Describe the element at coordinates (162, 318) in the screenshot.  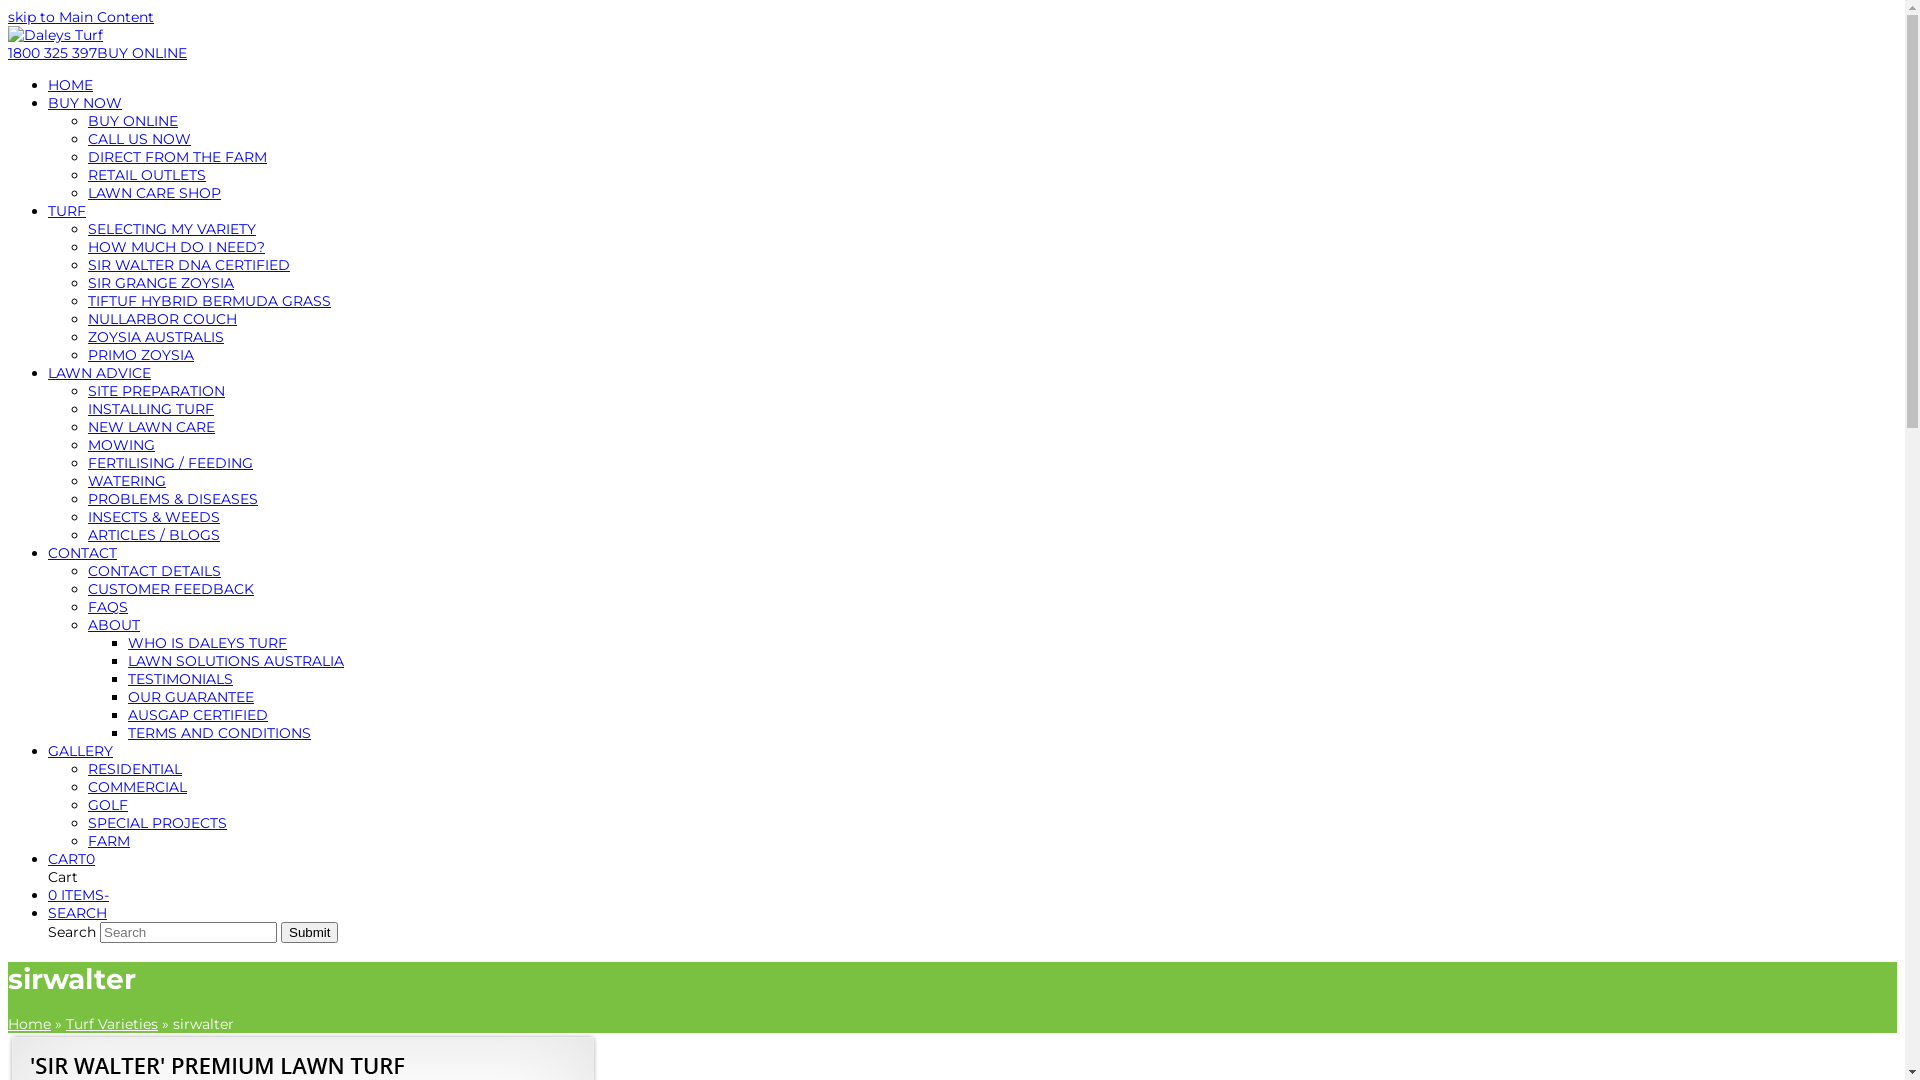
I see `'NULLARBOR COUCH'` at that location.